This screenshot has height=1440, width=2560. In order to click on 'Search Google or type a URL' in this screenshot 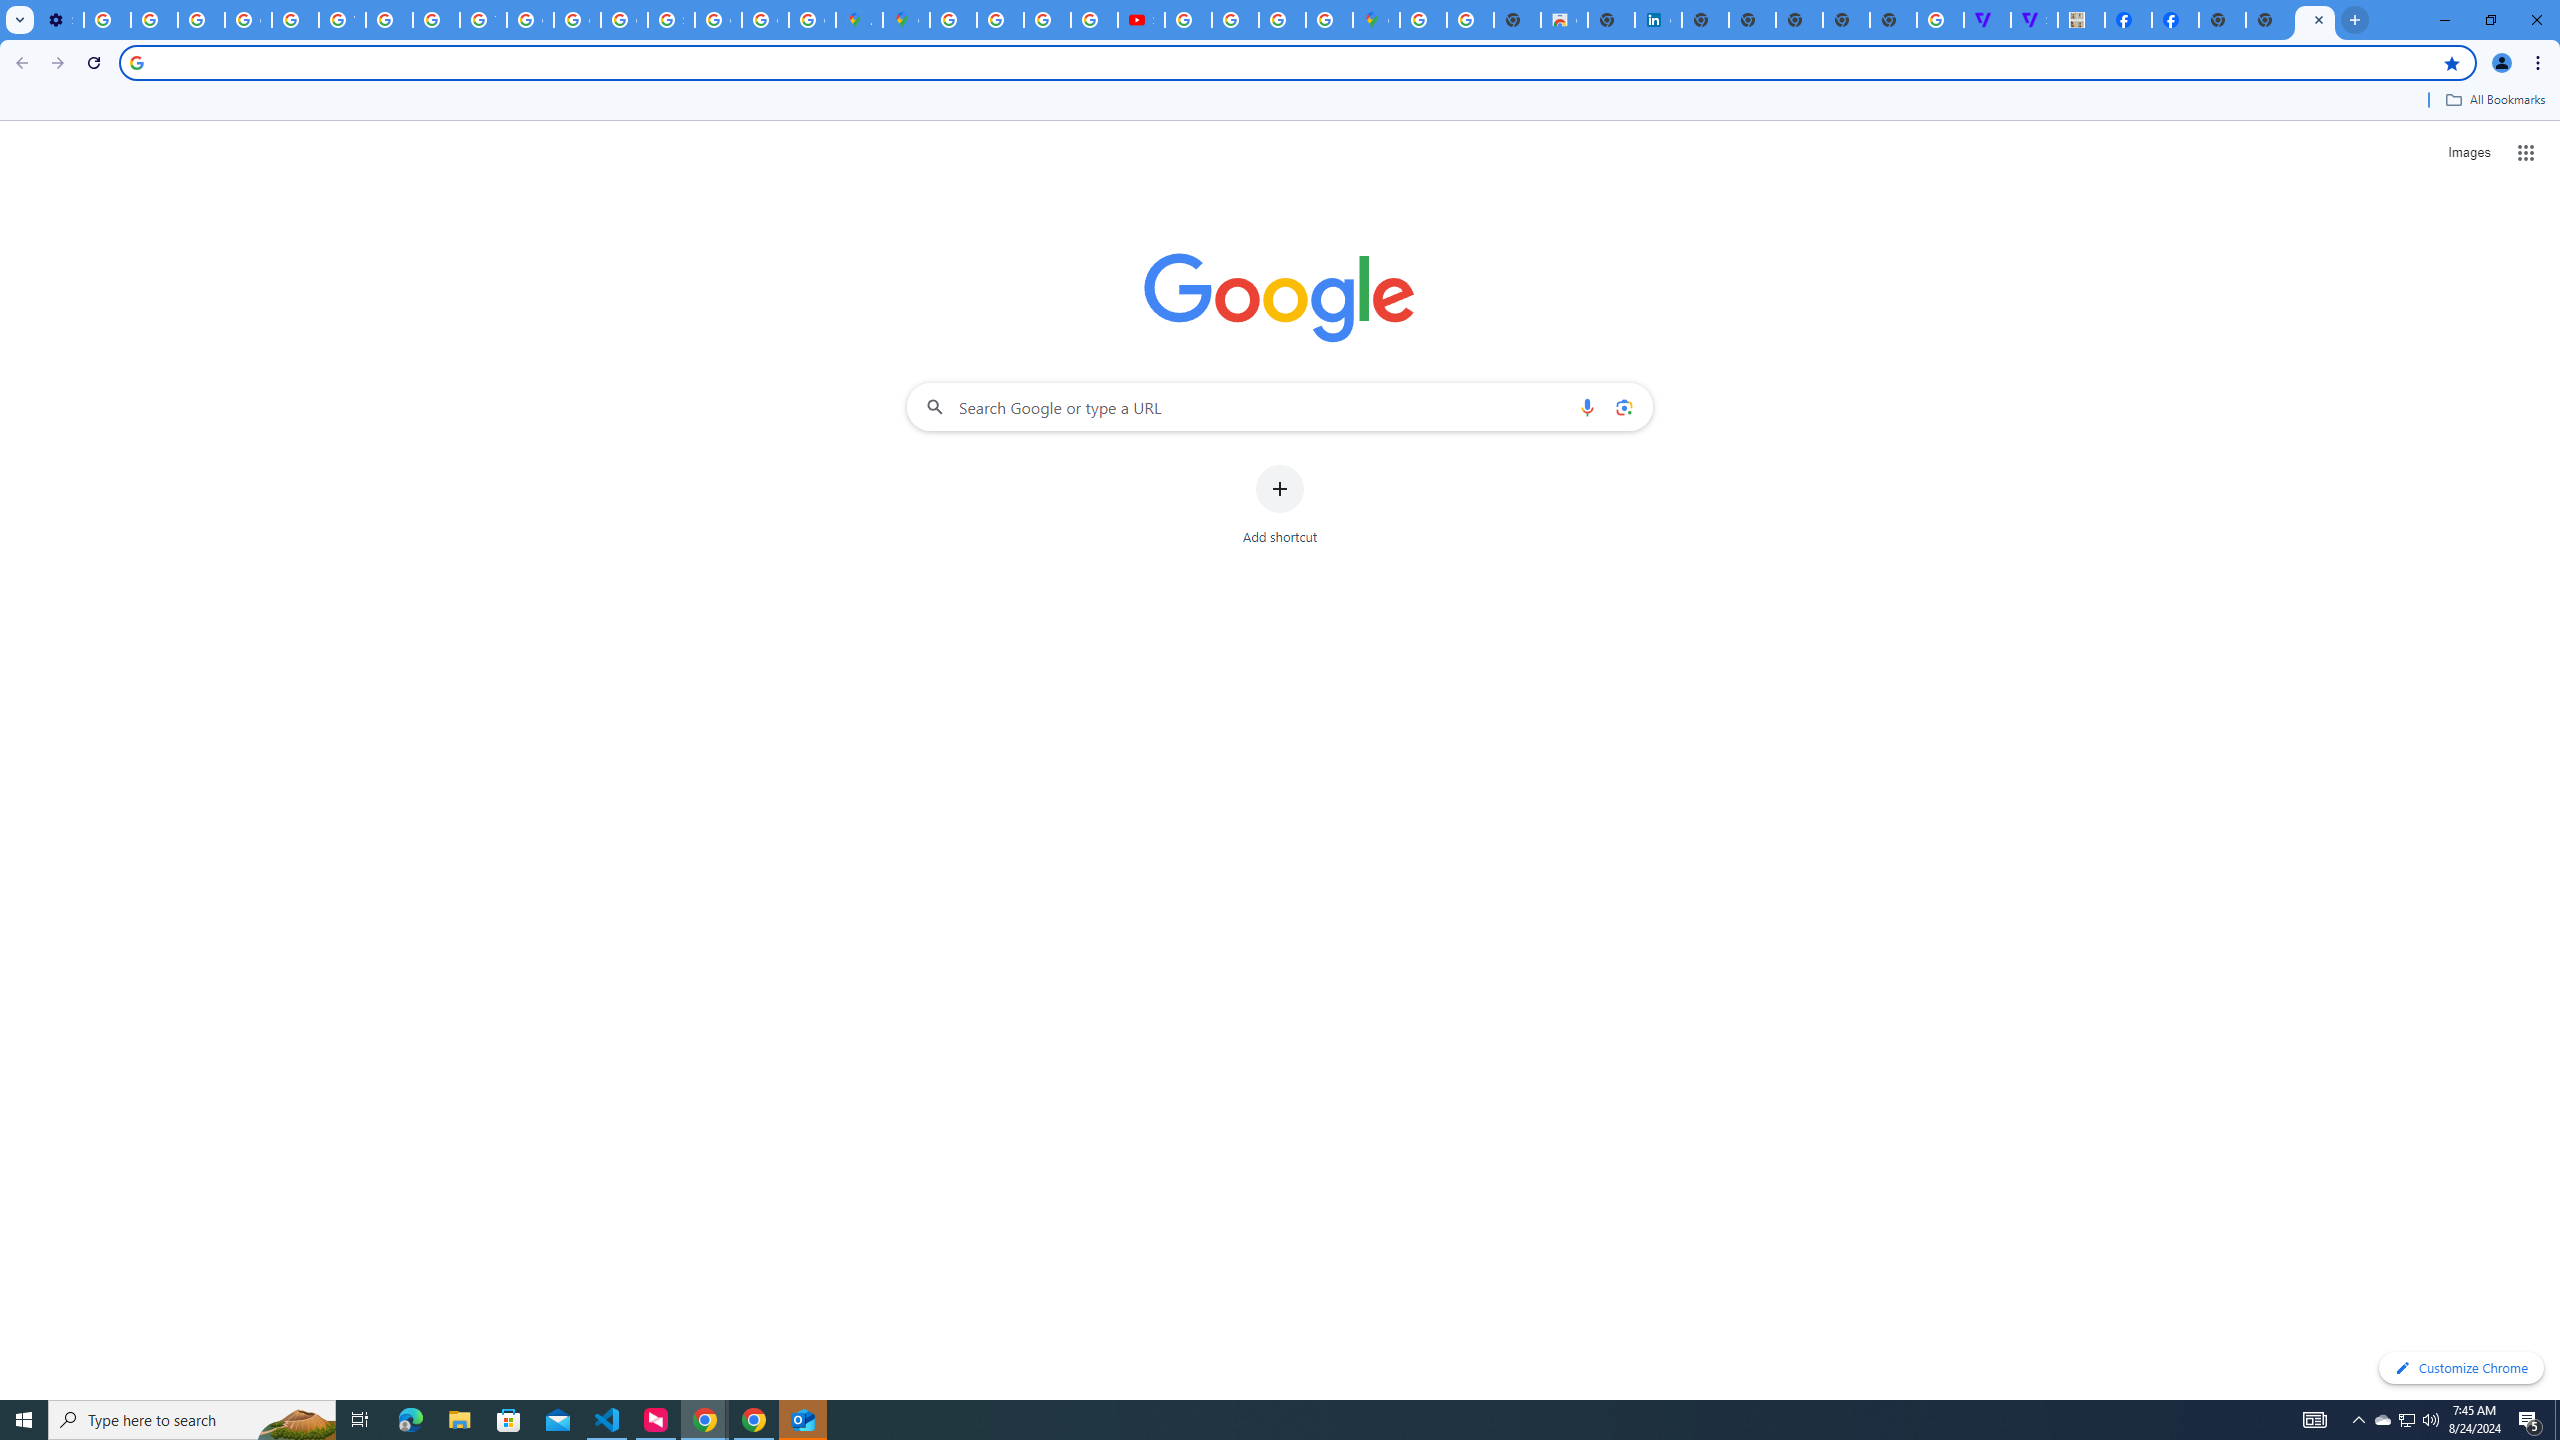, I will do `click(1280, 405)`.